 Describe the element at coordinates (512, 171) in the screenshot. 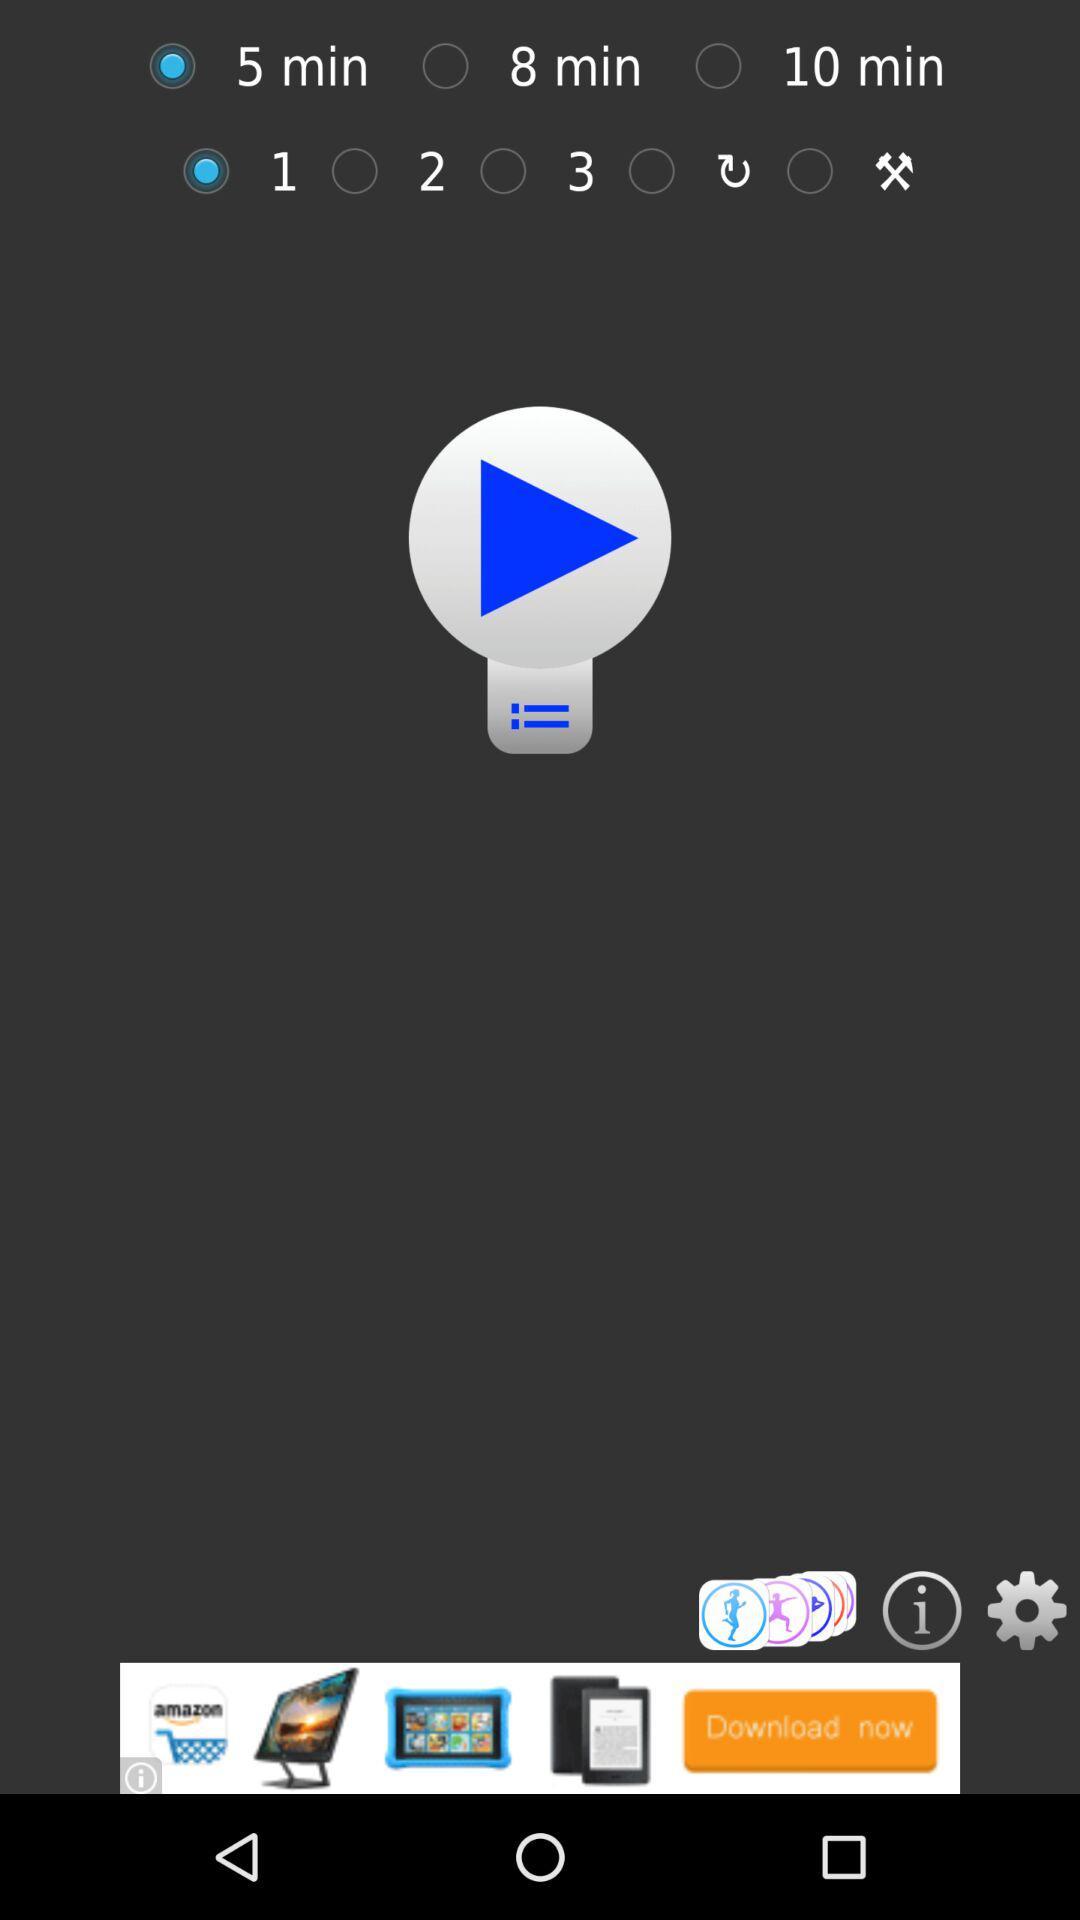

I see `number three` at that location.